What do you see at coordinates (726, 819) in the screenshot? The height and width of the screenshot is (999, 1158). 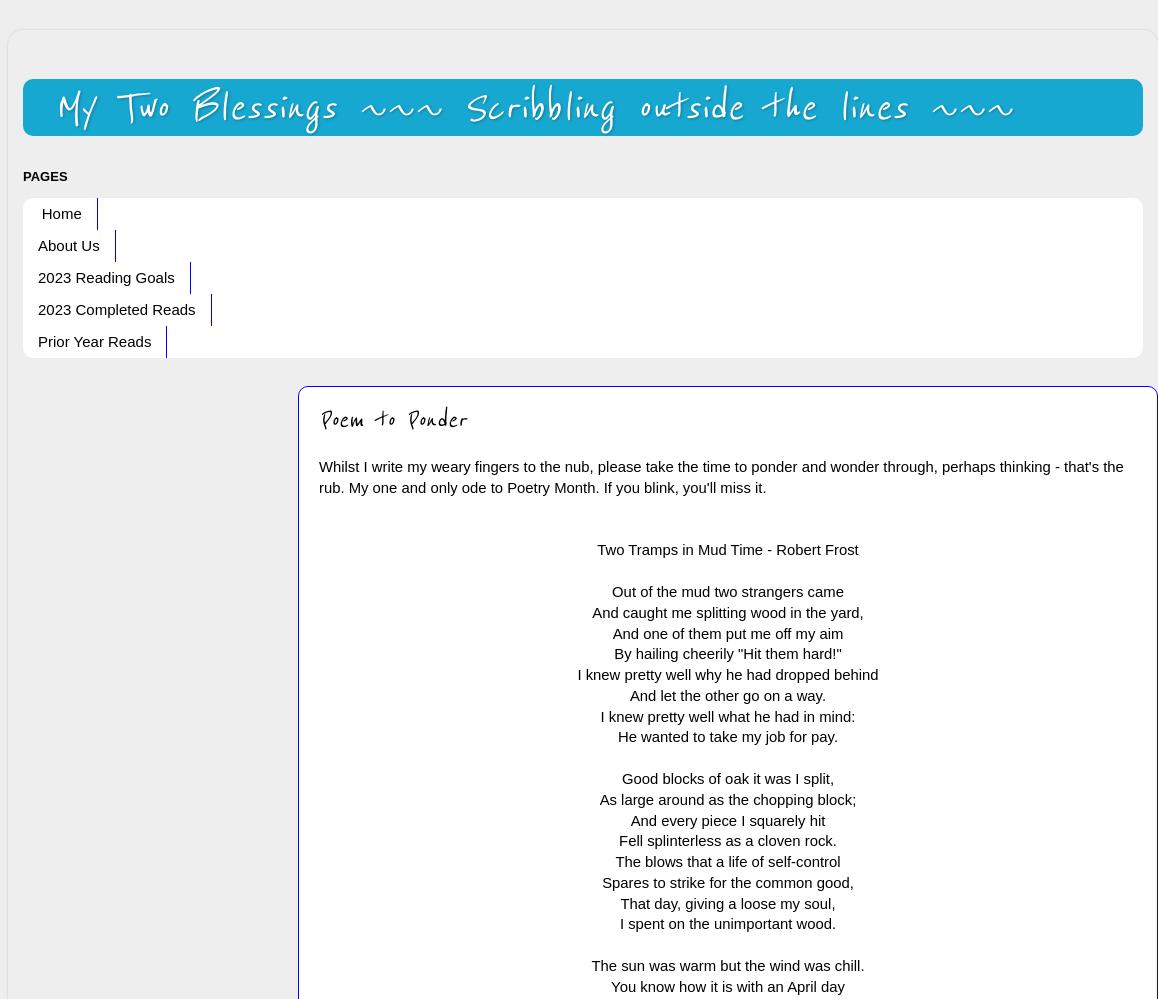 I see `'And every piece I squarely hit'` at bounding box center [726, 819].